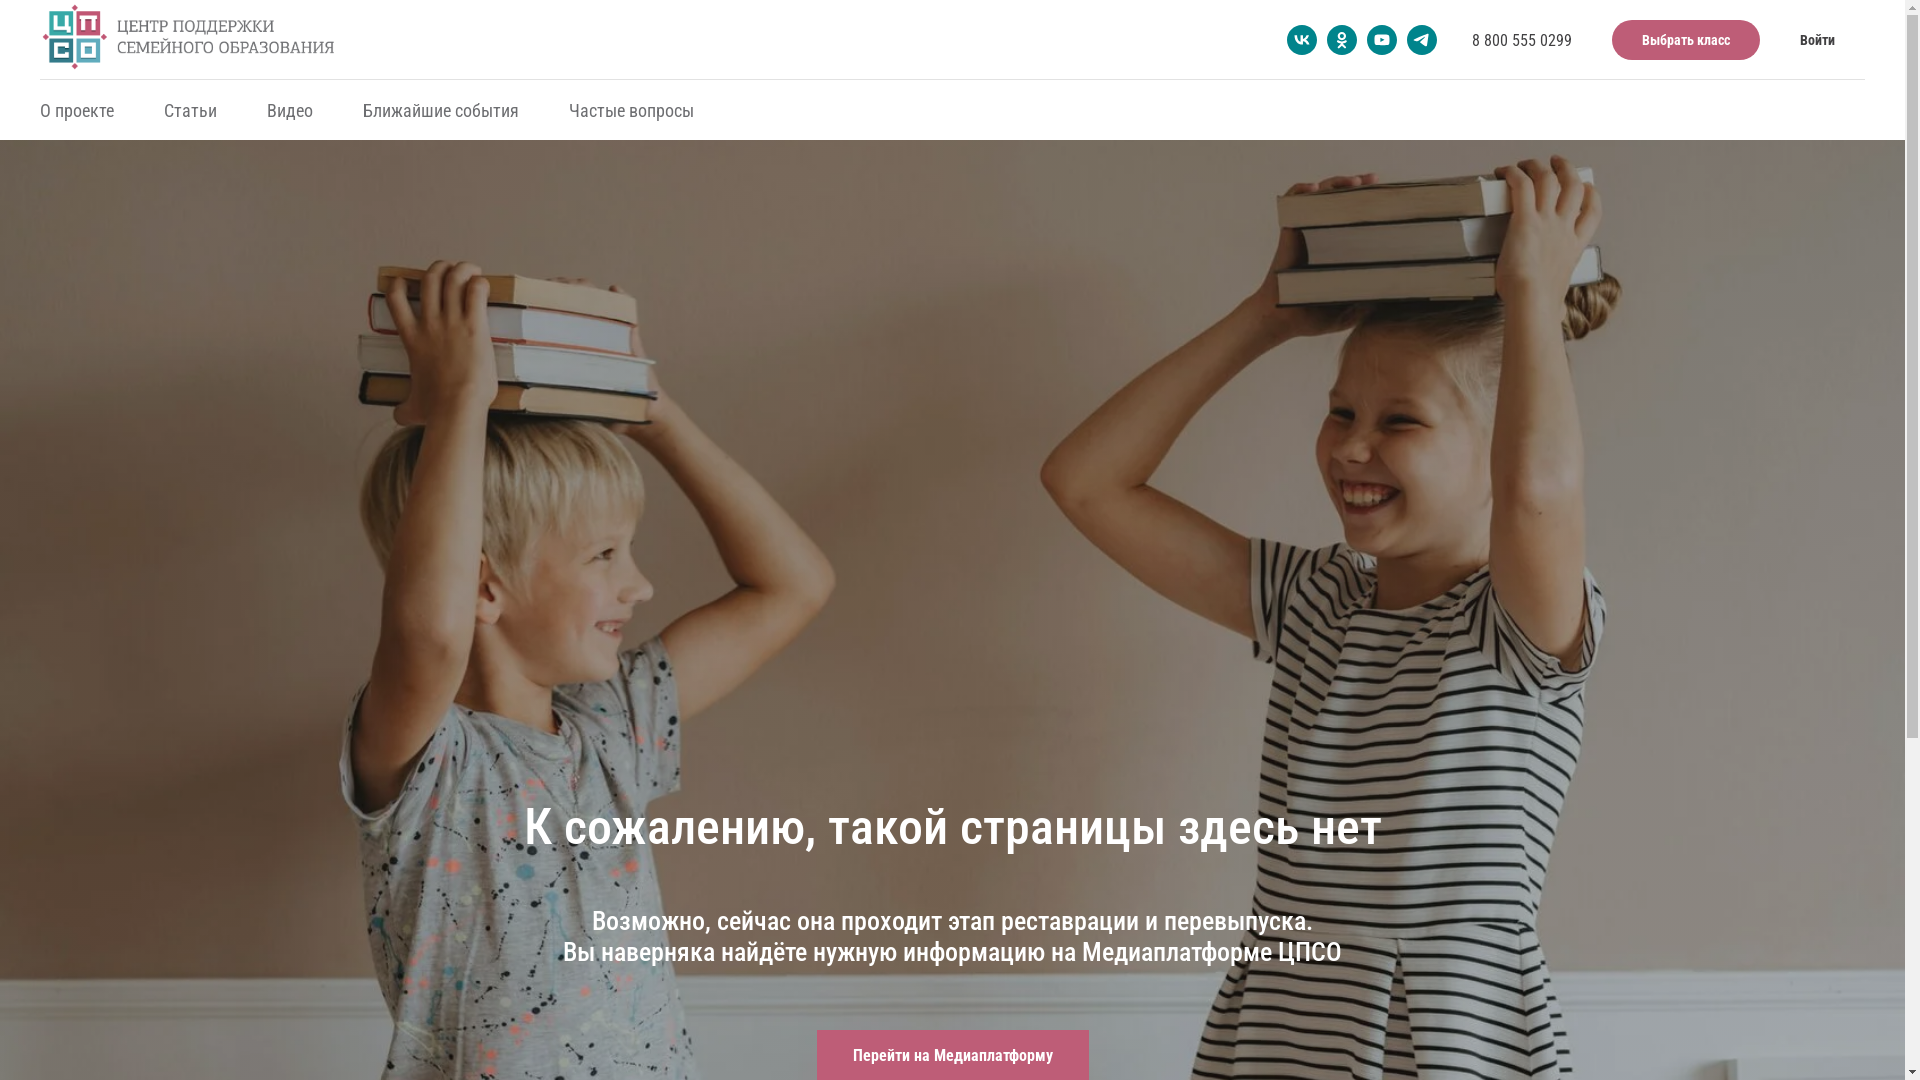 This screenshot has width=1920, height=1080. What do you see at coordinates (1472, 39) in the screenshot?
I see `'8 800 555 0299'` at bounding box center [1472, 39].